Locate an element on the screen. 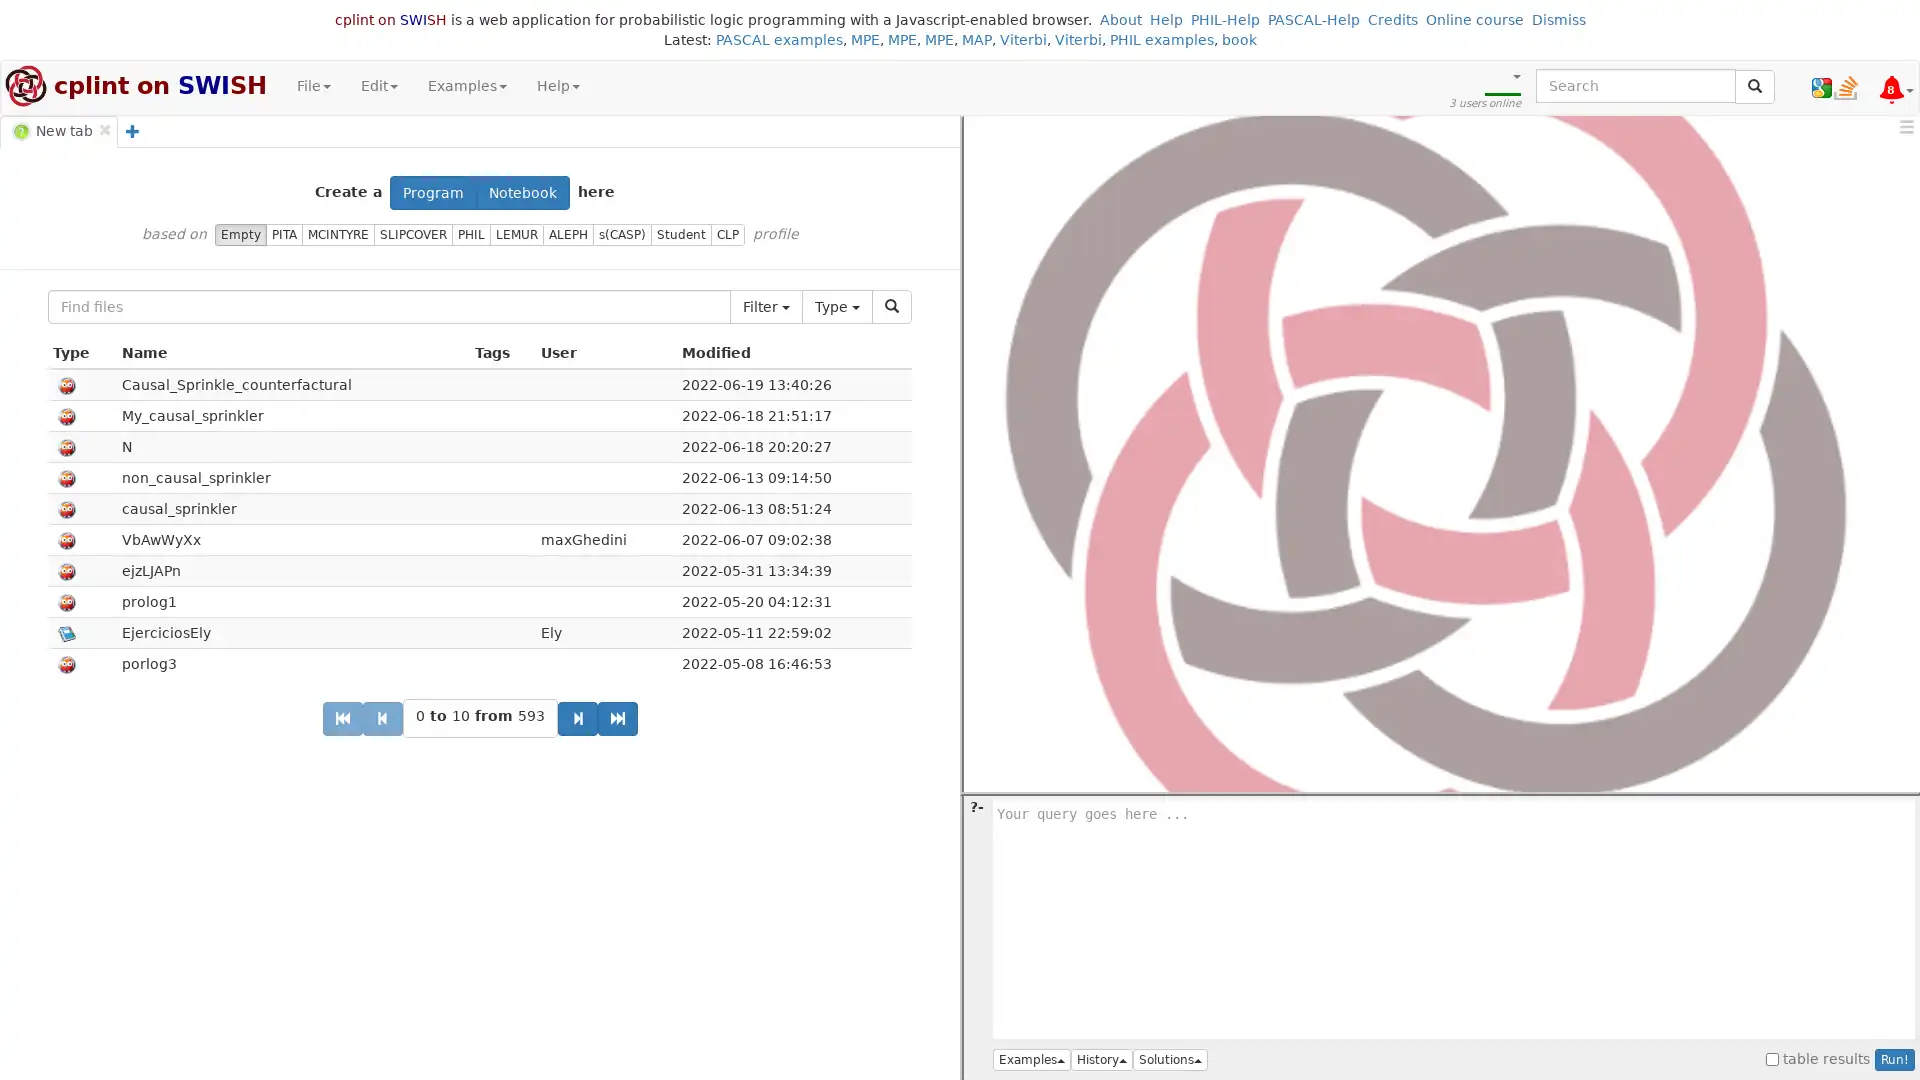  Notebook is located at coordinates (523, 192).